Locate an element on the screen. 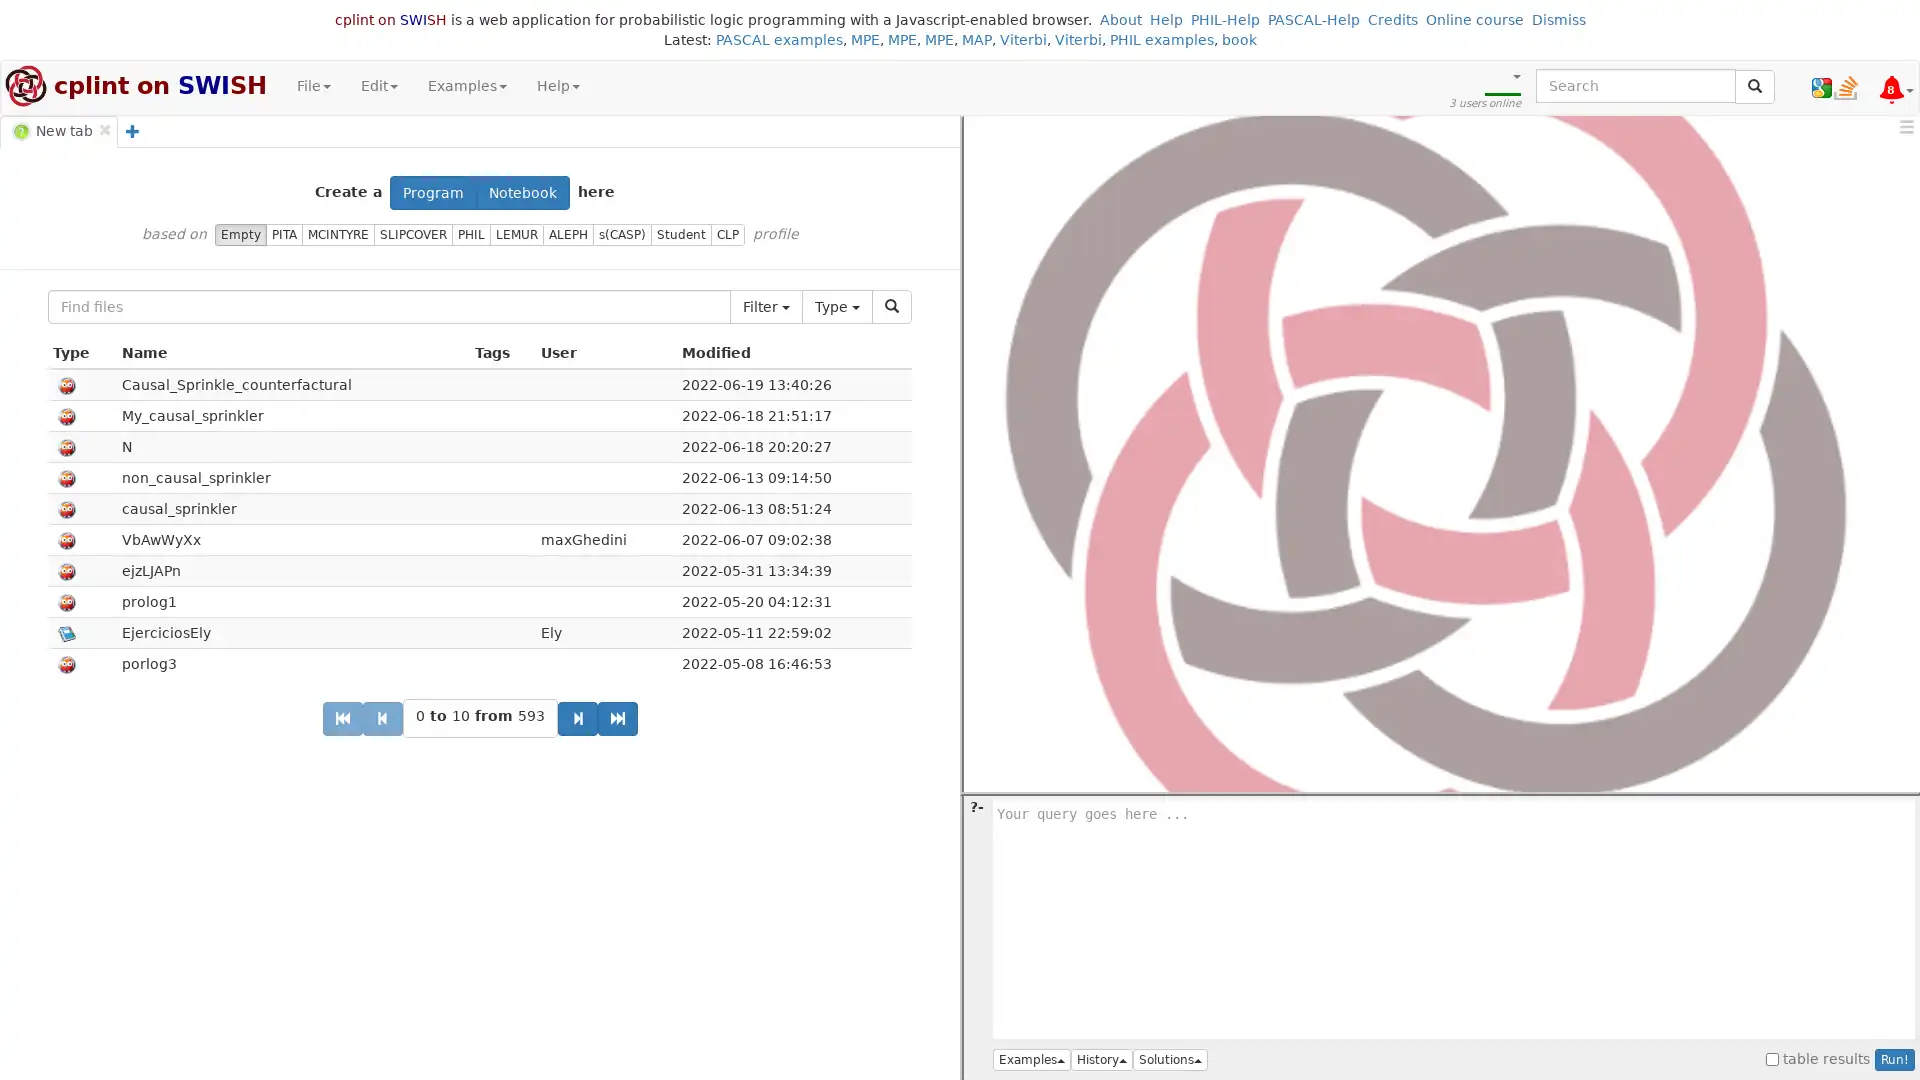  Notebook is located at coordinates (523, 192).